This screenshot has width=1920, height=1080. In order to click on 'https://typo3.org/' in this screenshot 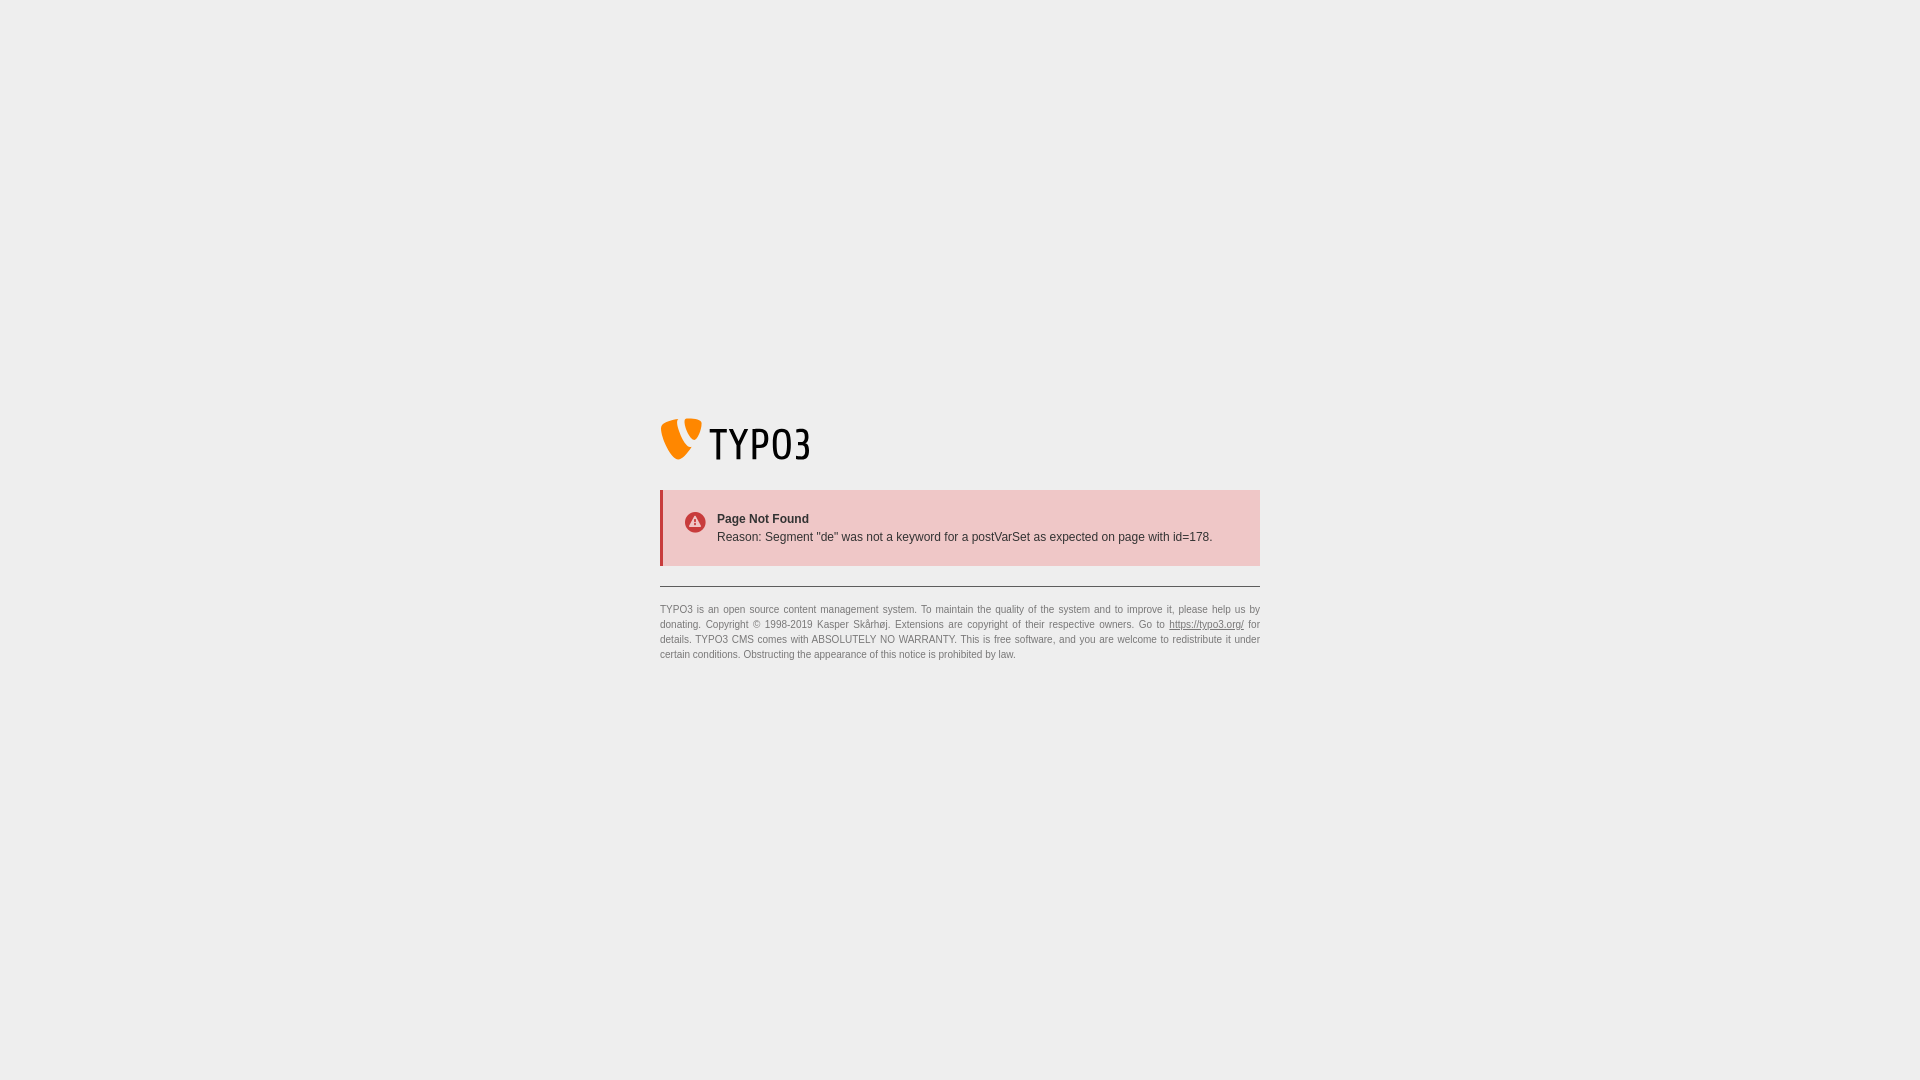, I will do `click(1205, 623)`.